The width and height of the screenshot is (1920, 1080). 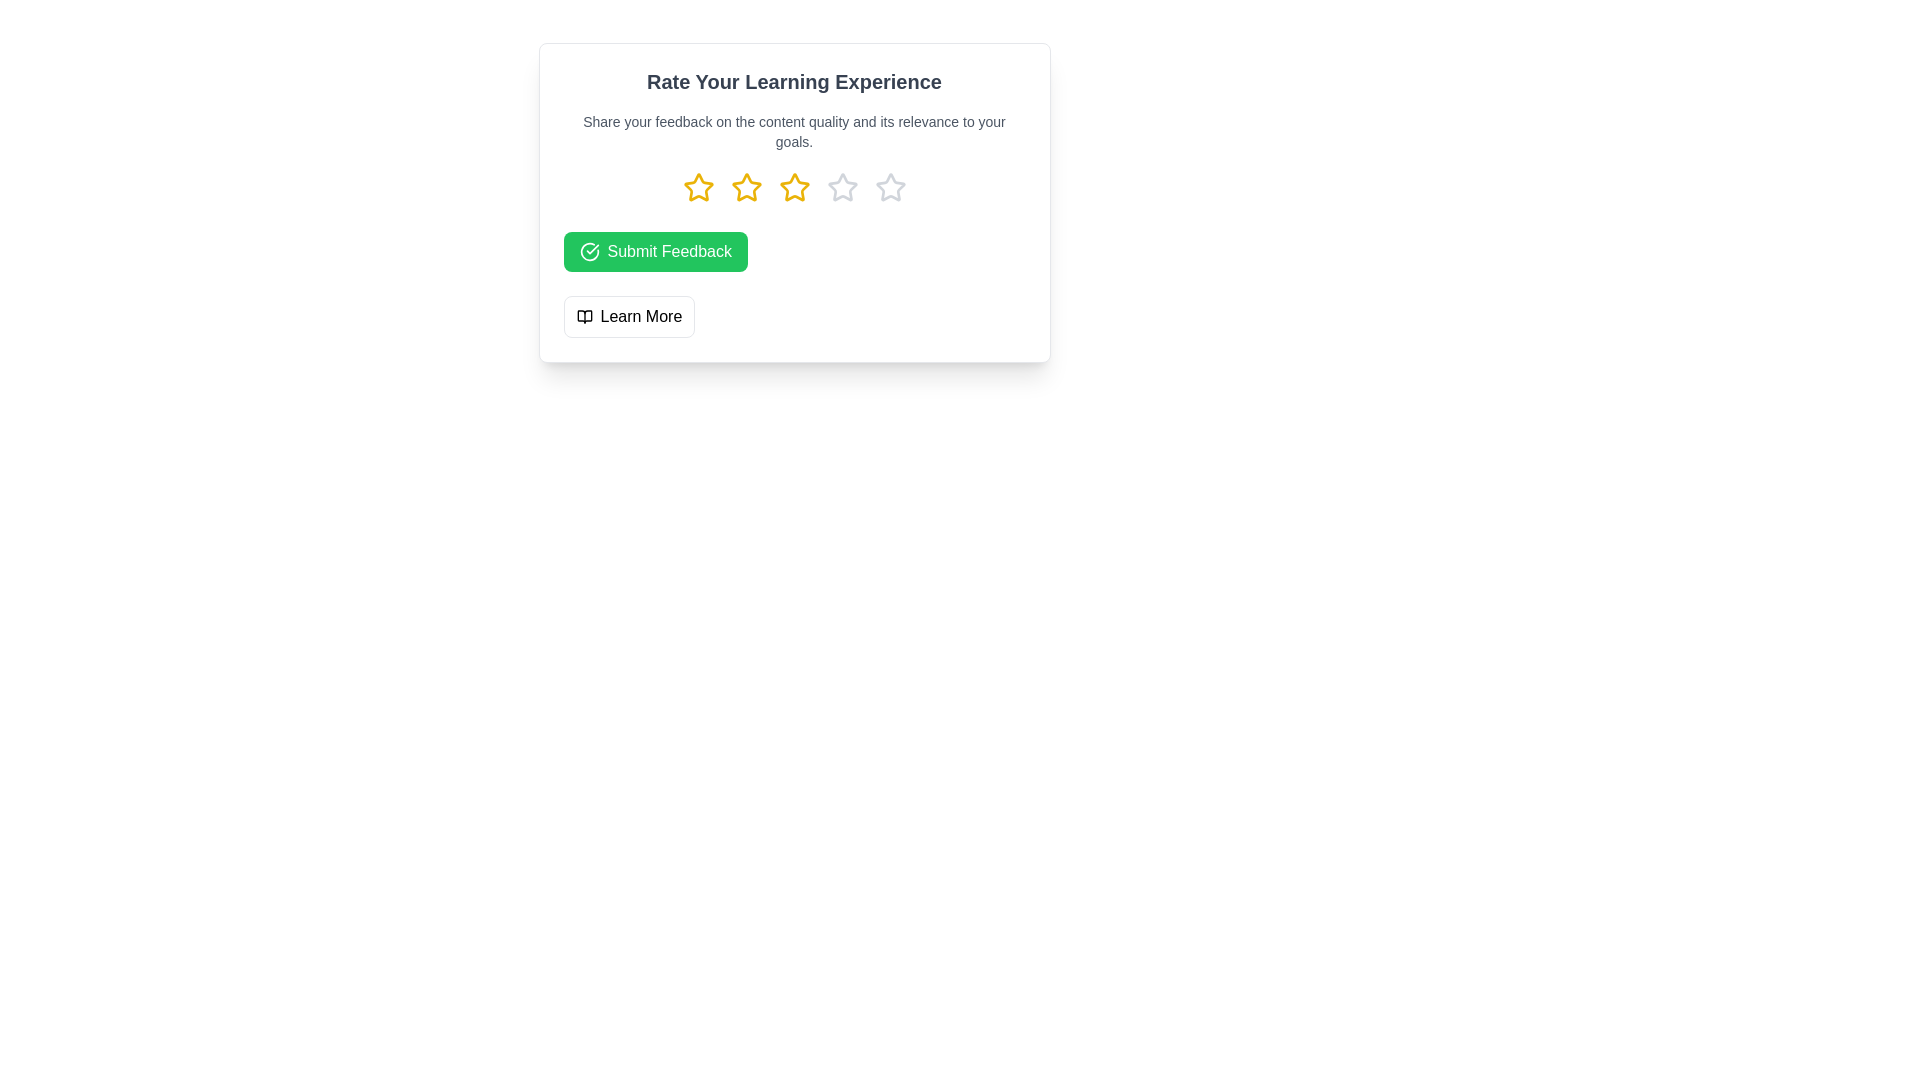 I want to click on the 'Submit Feedback' button, so click(x=655, y=250).